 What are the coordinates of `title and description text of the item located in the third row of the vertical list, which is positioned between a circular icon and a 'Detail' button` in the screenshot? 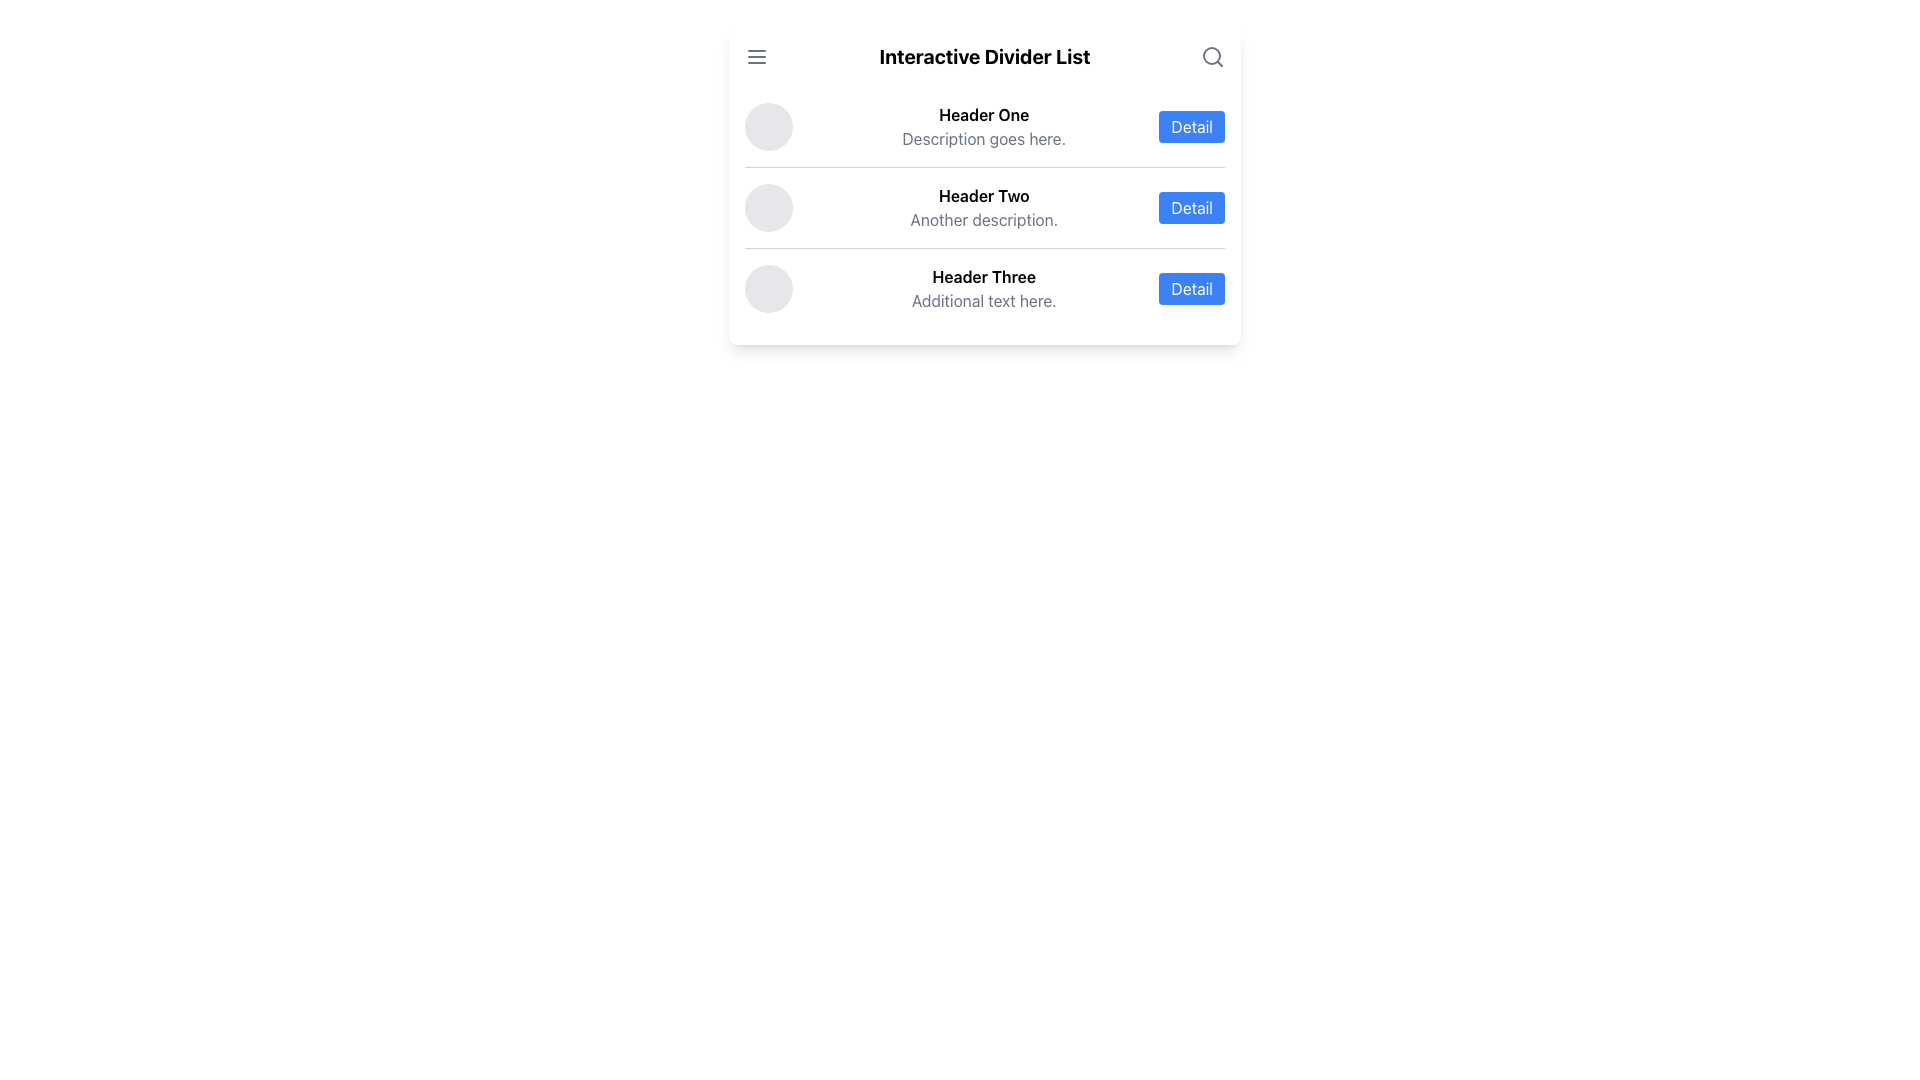 It's located at (984, 289).